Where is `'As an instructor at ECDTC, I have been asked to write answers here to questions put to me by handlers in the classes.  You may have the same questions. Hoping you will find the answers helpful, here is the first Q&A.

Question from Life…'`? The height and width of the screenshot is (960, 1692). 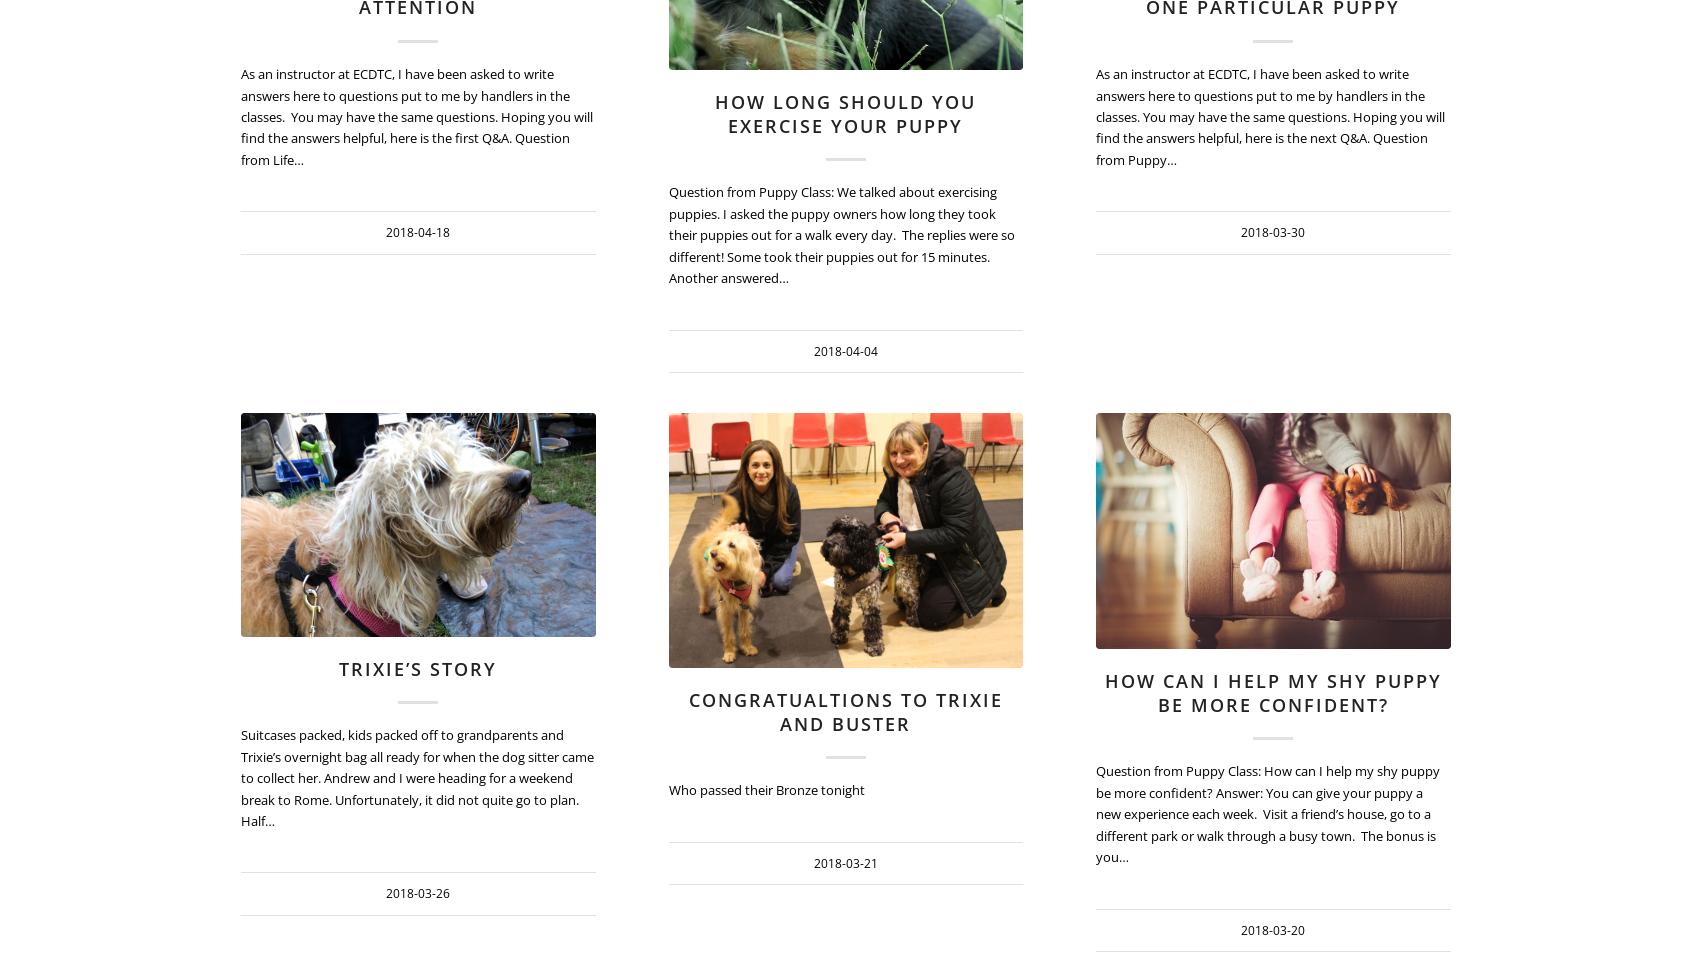 'As an instructor at ECDTC, I have been asked to write answers here to questions put to me by handlers in the classes.  You may have the same questions. Hoping you will find the answers helpful, here is the first Q&A.

Question from Life…' is located at coordinates (417, 116).